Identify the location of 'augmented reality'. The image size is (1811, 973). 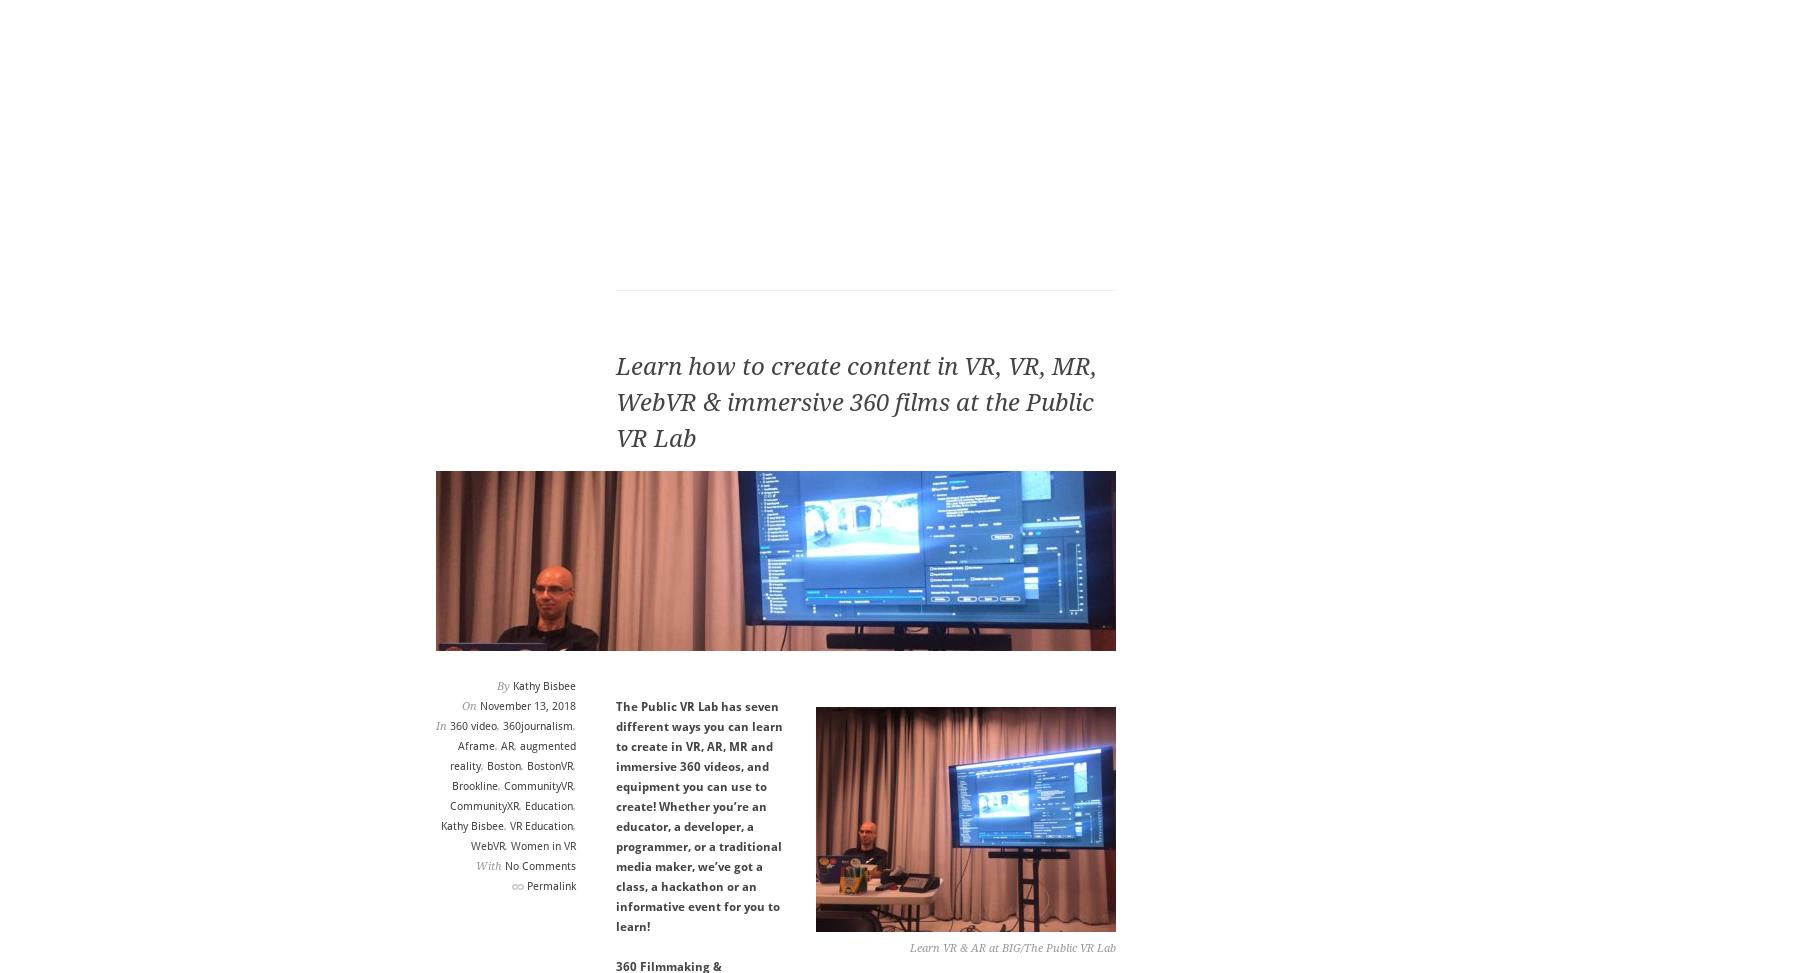
(510, 756).